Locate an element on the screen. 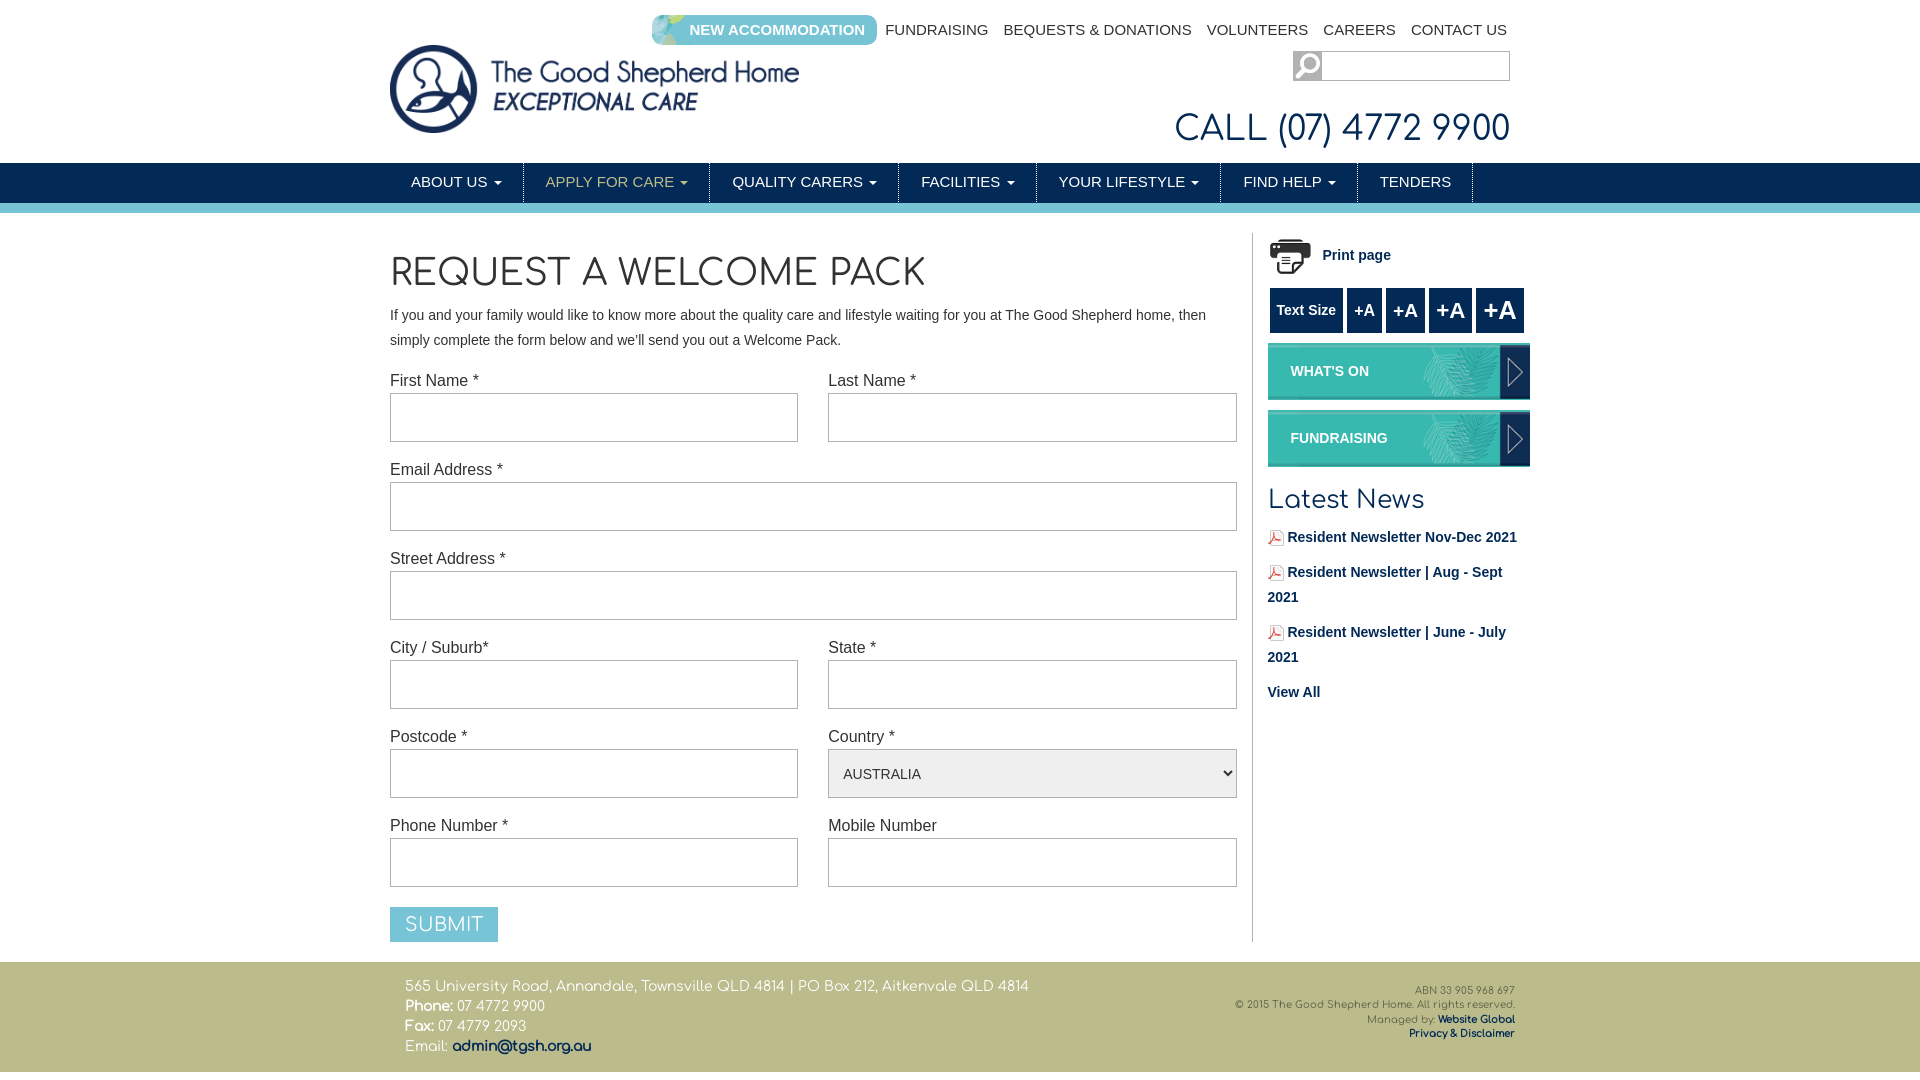 The image size is (1920, 1080). 'Privacy & Disclaimer' is located at coordinates (1462, 1033).